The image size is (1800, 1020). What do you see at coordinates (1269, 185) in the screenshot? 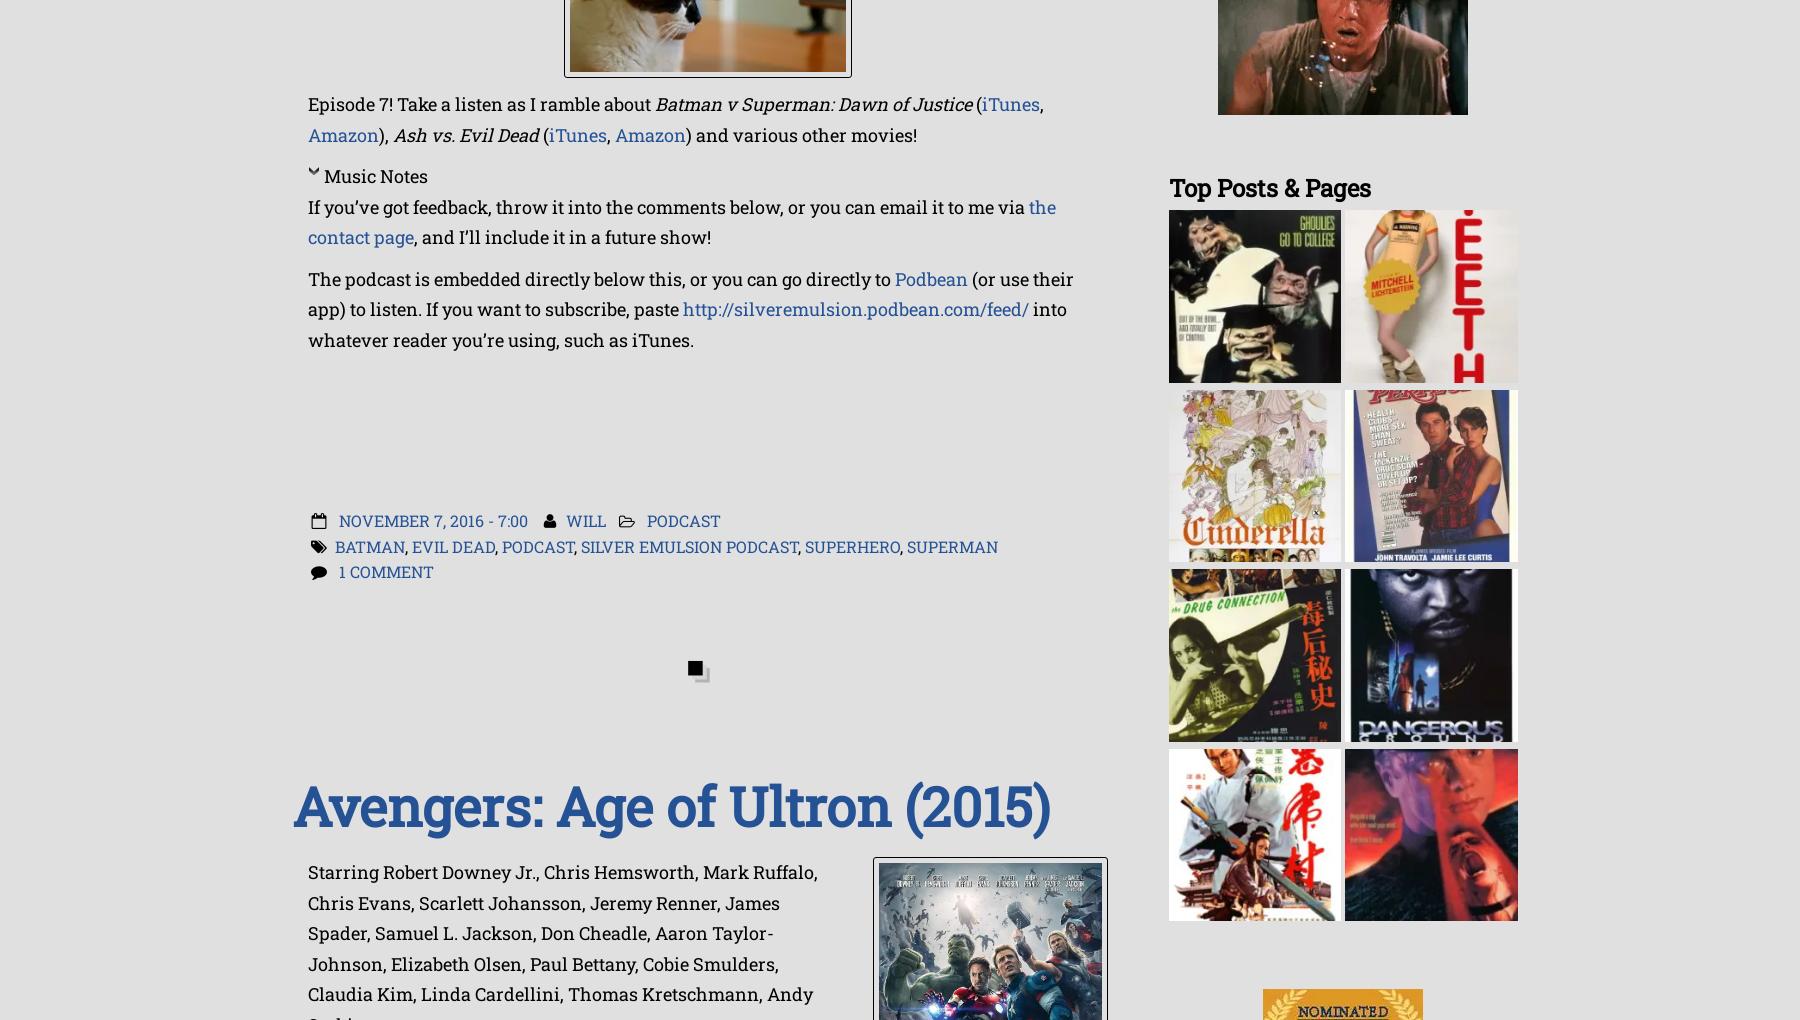
I see `'Top Posts & Pages'` at bounding box center [1269, 185].